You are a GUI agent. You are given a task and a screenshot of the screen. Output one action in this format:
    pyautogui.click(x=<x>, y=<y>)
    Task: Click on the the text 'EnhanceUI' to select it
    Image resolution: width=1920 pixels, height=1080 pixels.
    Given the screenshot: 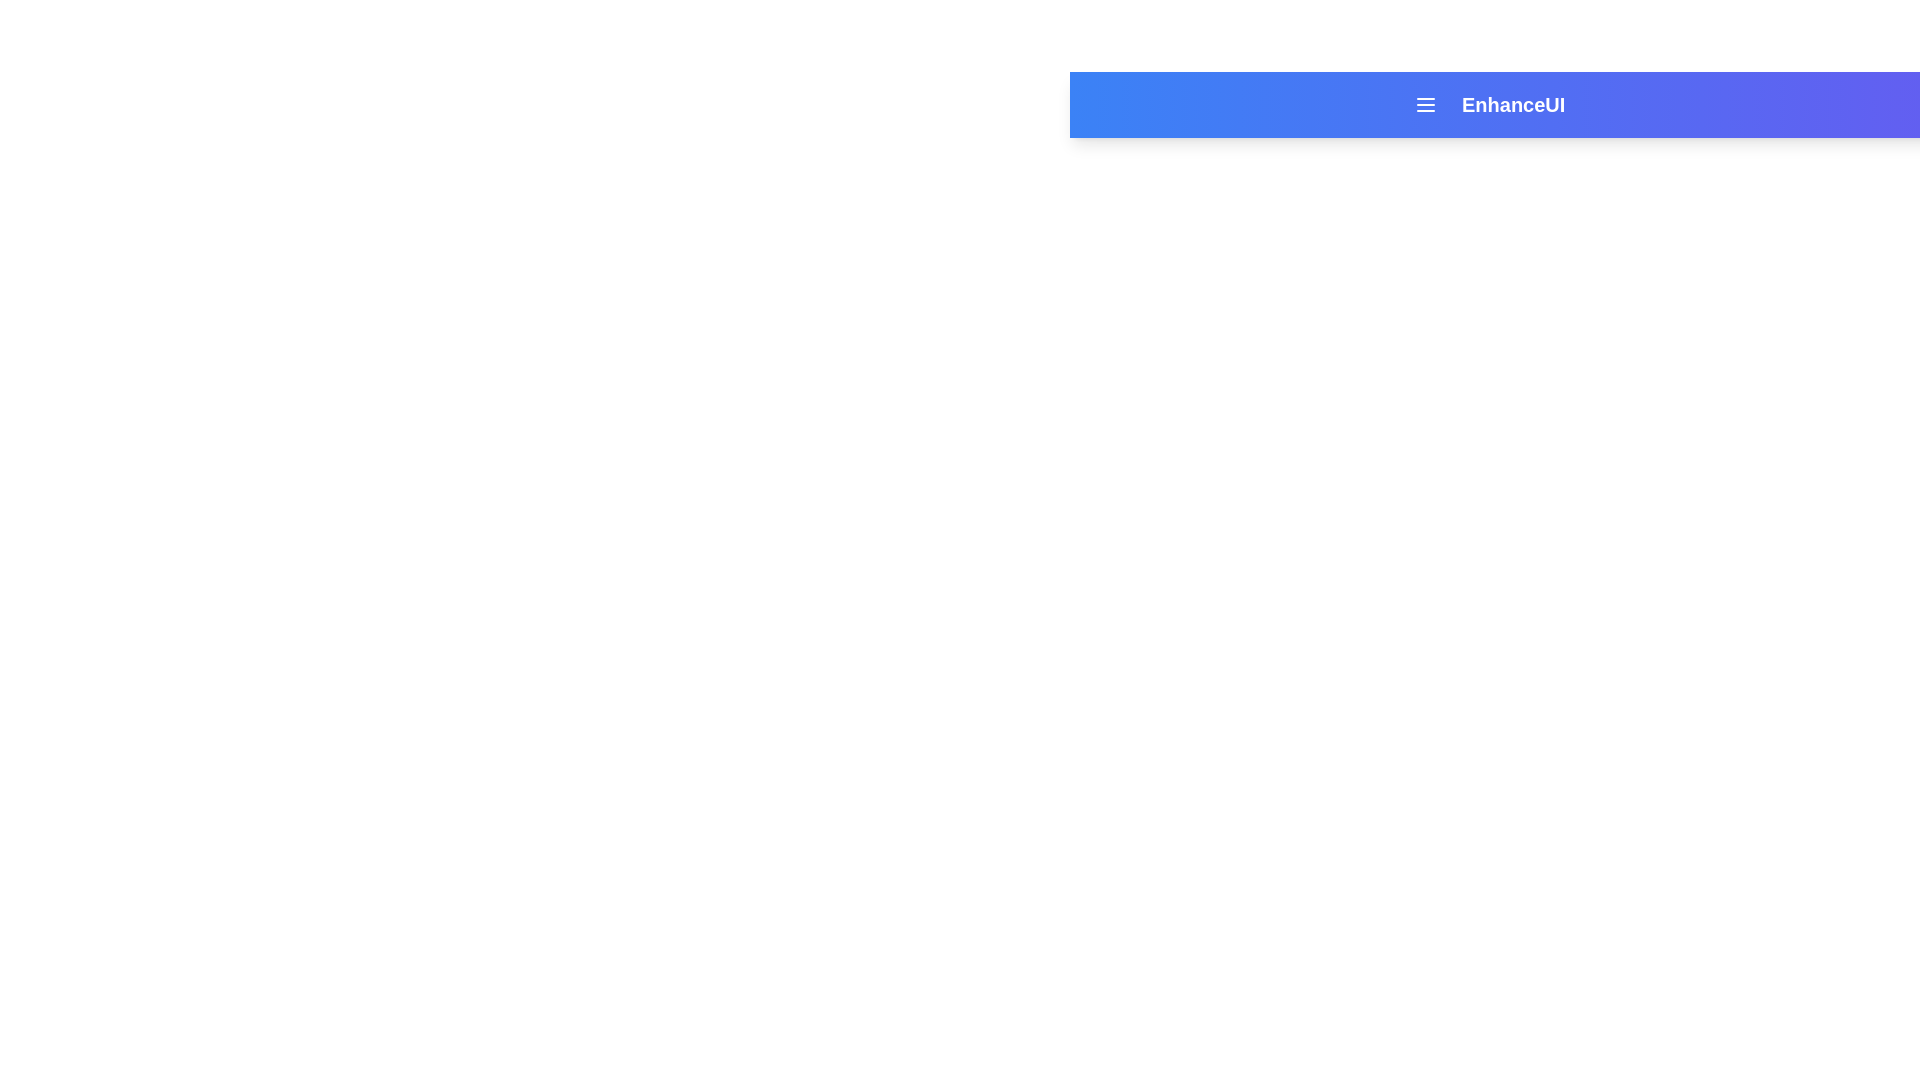 What is the action you would take?
    pyautogui.click(x=1513, y=104)
    